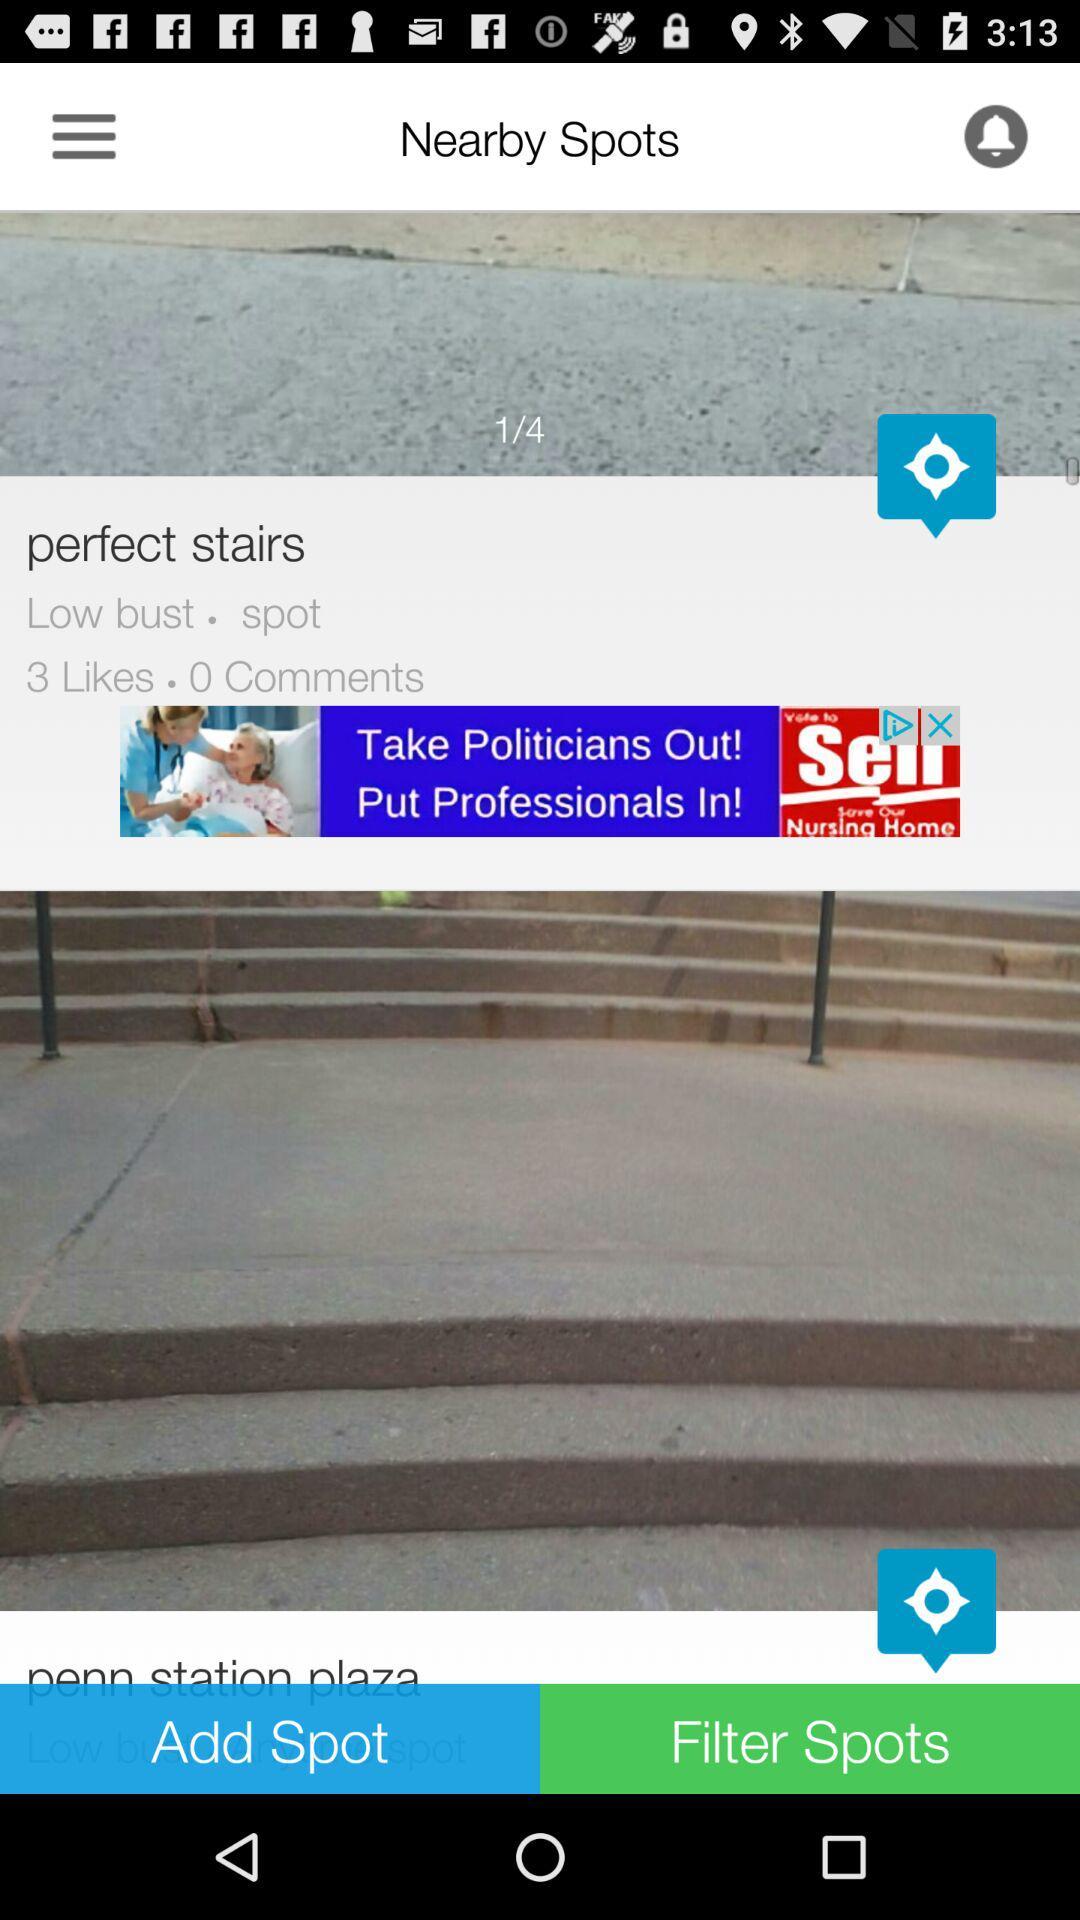 The width and height of the screenshot is (1080, 1920). I want to click on position, so click(936, 475).